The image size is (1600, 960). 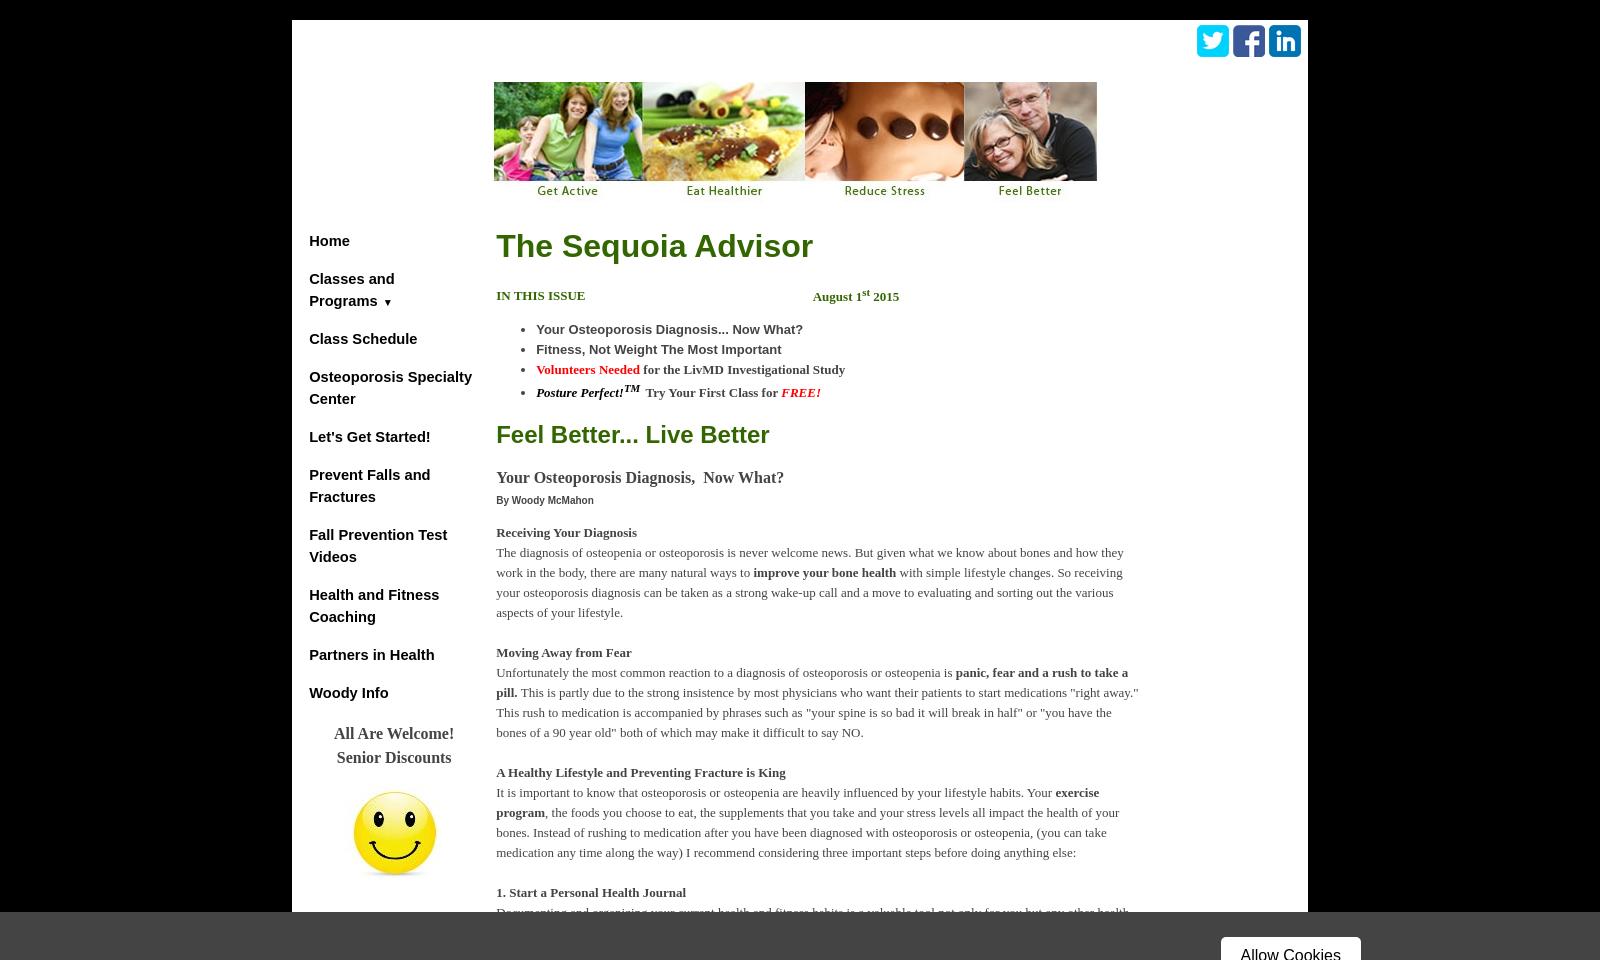 What do you see at coordinates (1207, 230) in the screenshot?
I see `'wwwwwwwwwwwwww'` at bounding box center [1207, 230].